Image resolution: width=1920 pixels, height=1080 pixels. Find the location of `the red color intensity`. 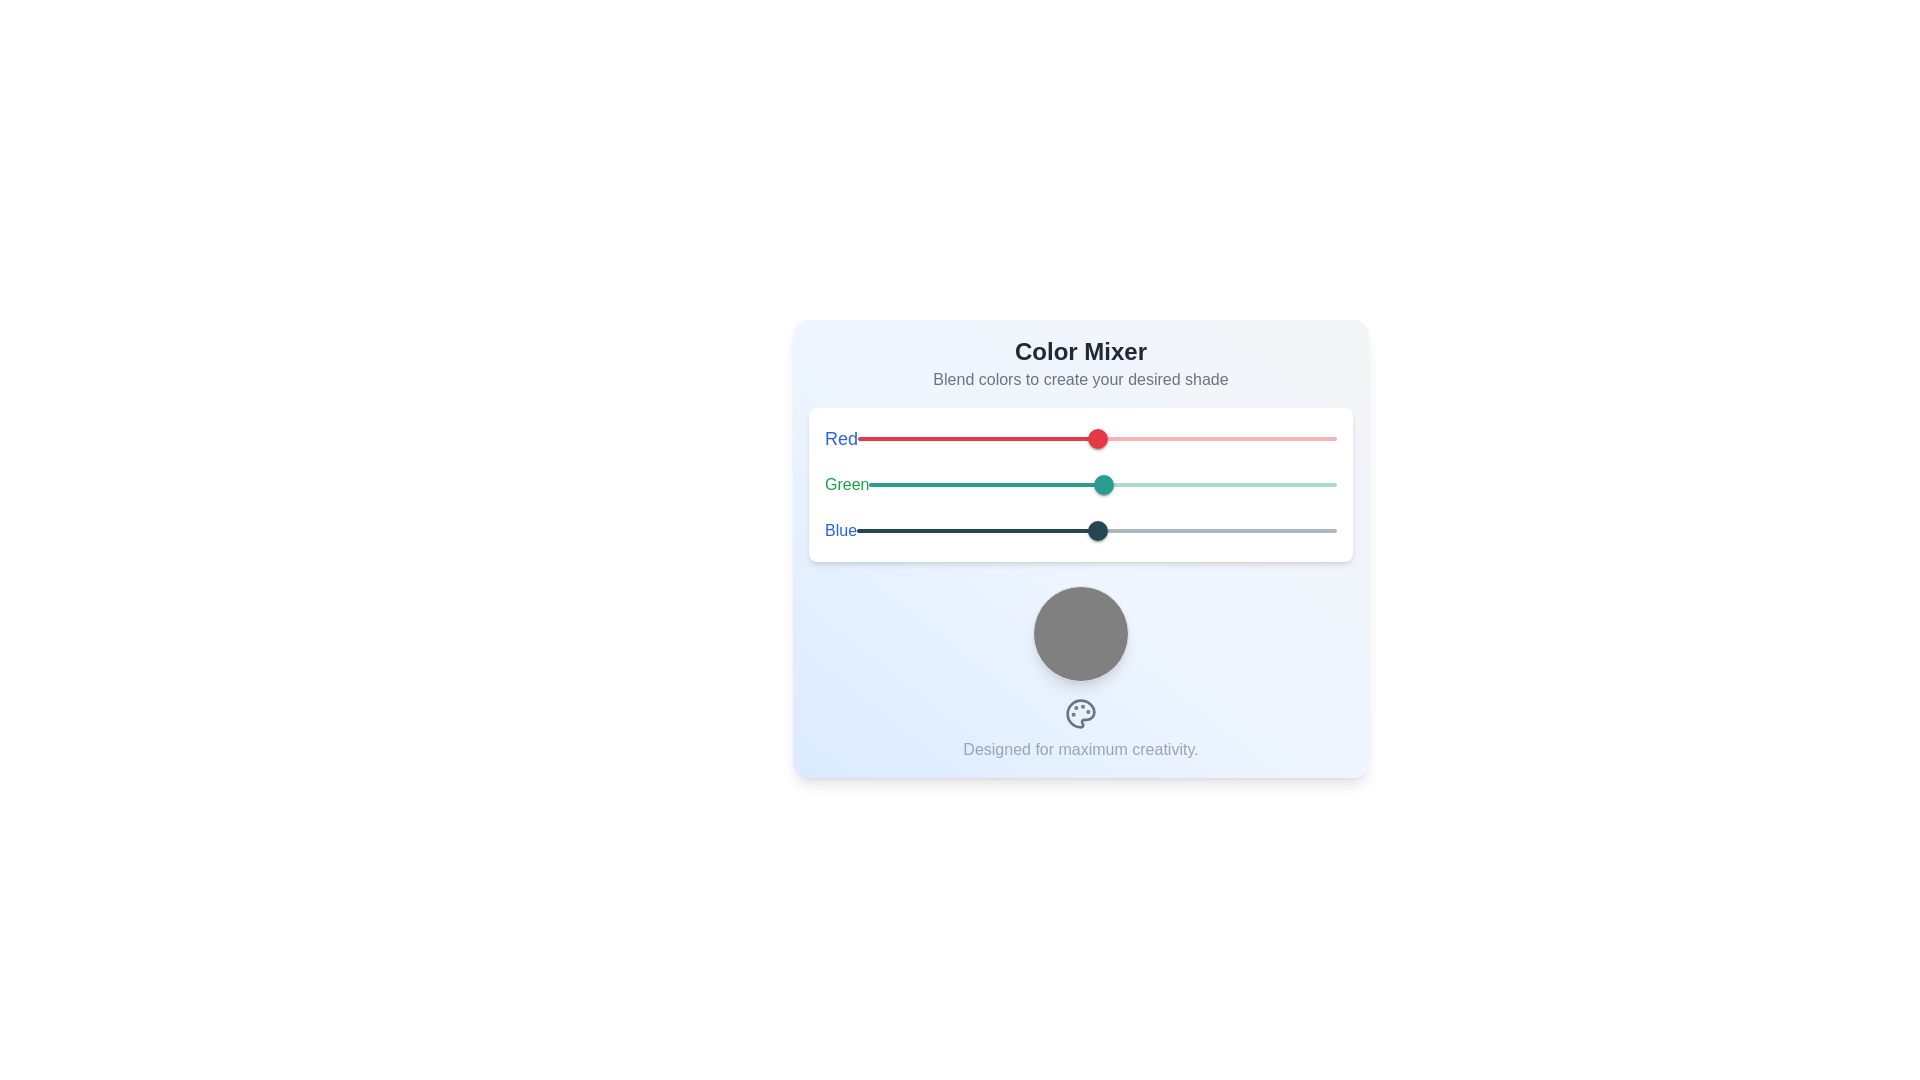

the red color intensity is located at coordinates (1156, 438).